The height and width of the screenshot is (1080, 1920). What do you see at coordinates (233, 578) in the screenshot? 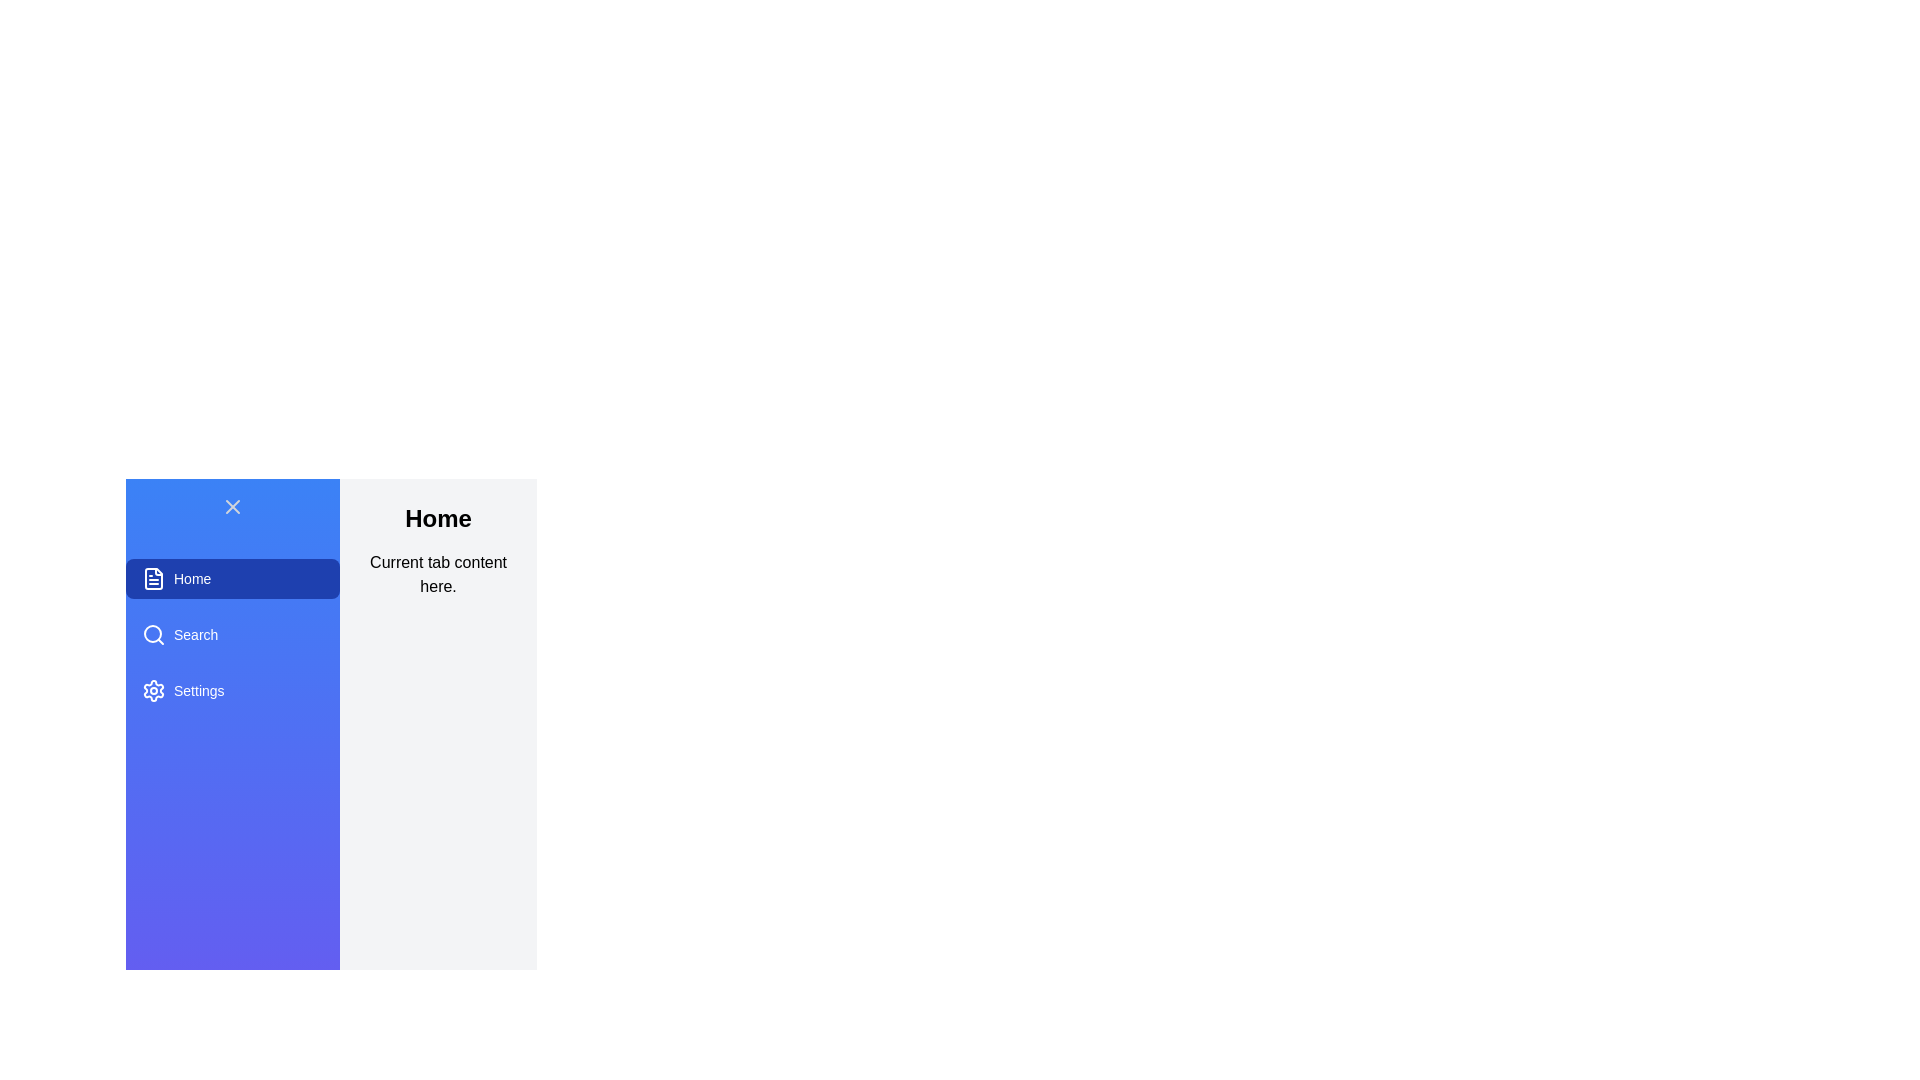
I see `the Home tab from the list` at bounding box center [233, 578].